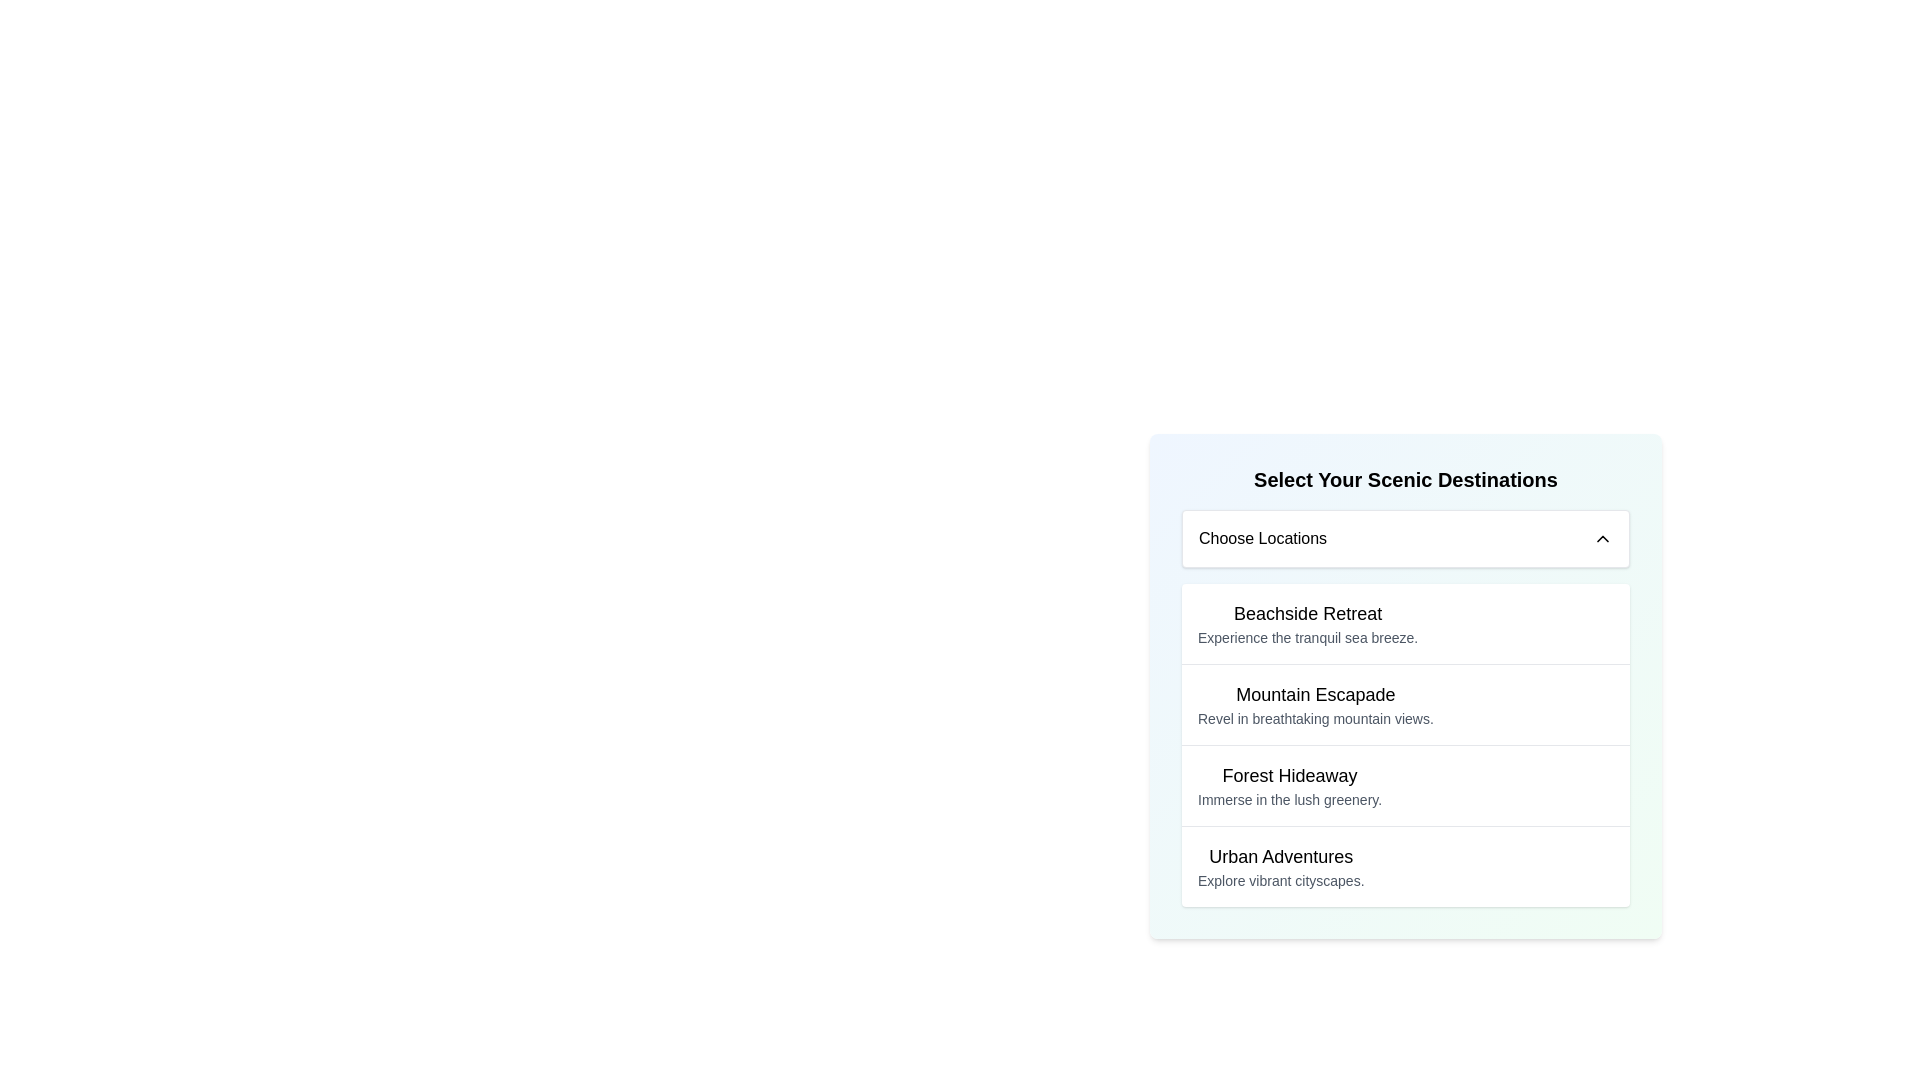 This screenshot has height=1080, width=1920. Describe the element at coordinates (1405, 865) in the screenshot. I see `to select the 'Urban Adventures' option, which is the fourth item in a list displaying the title 'Urban Adventures' in bold and a subtitle 'Explore vibrant cityscapes.'` at that location.